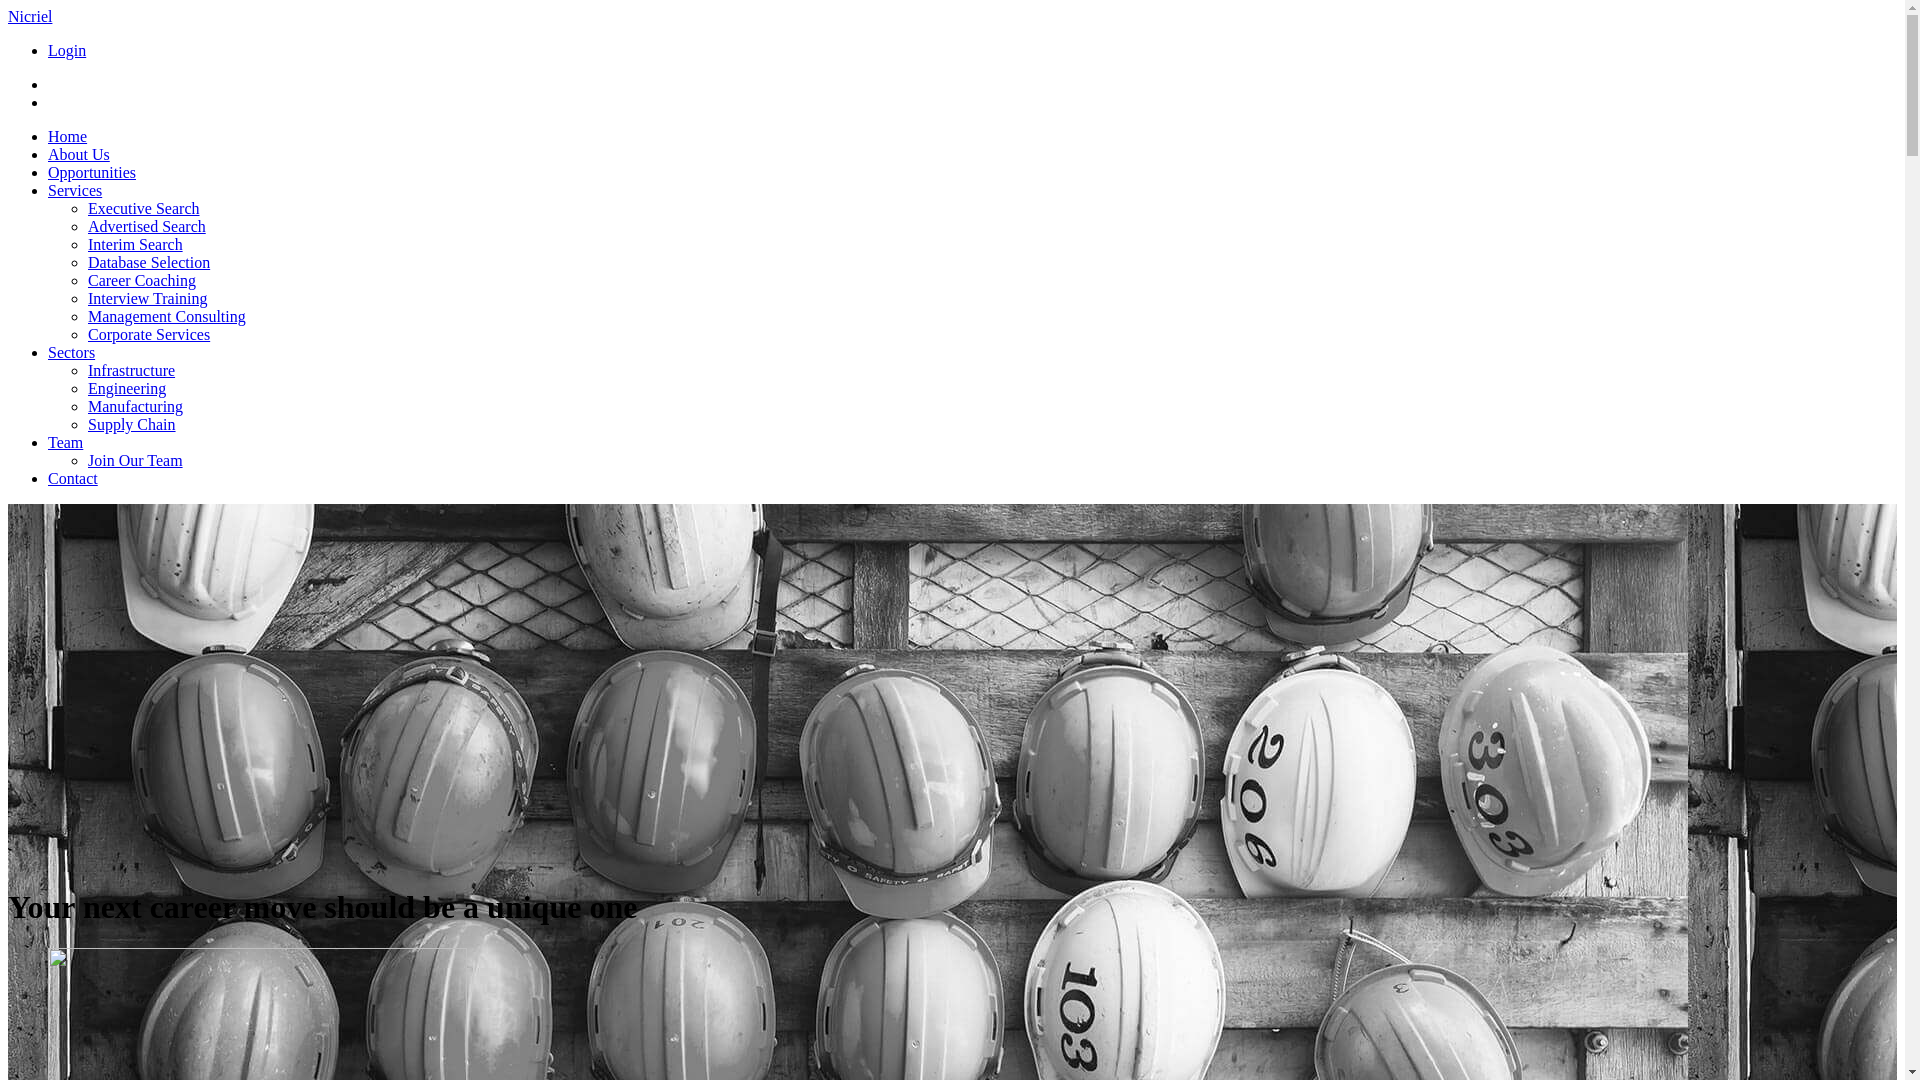  I want to click on 'Login', so click(67, 49).